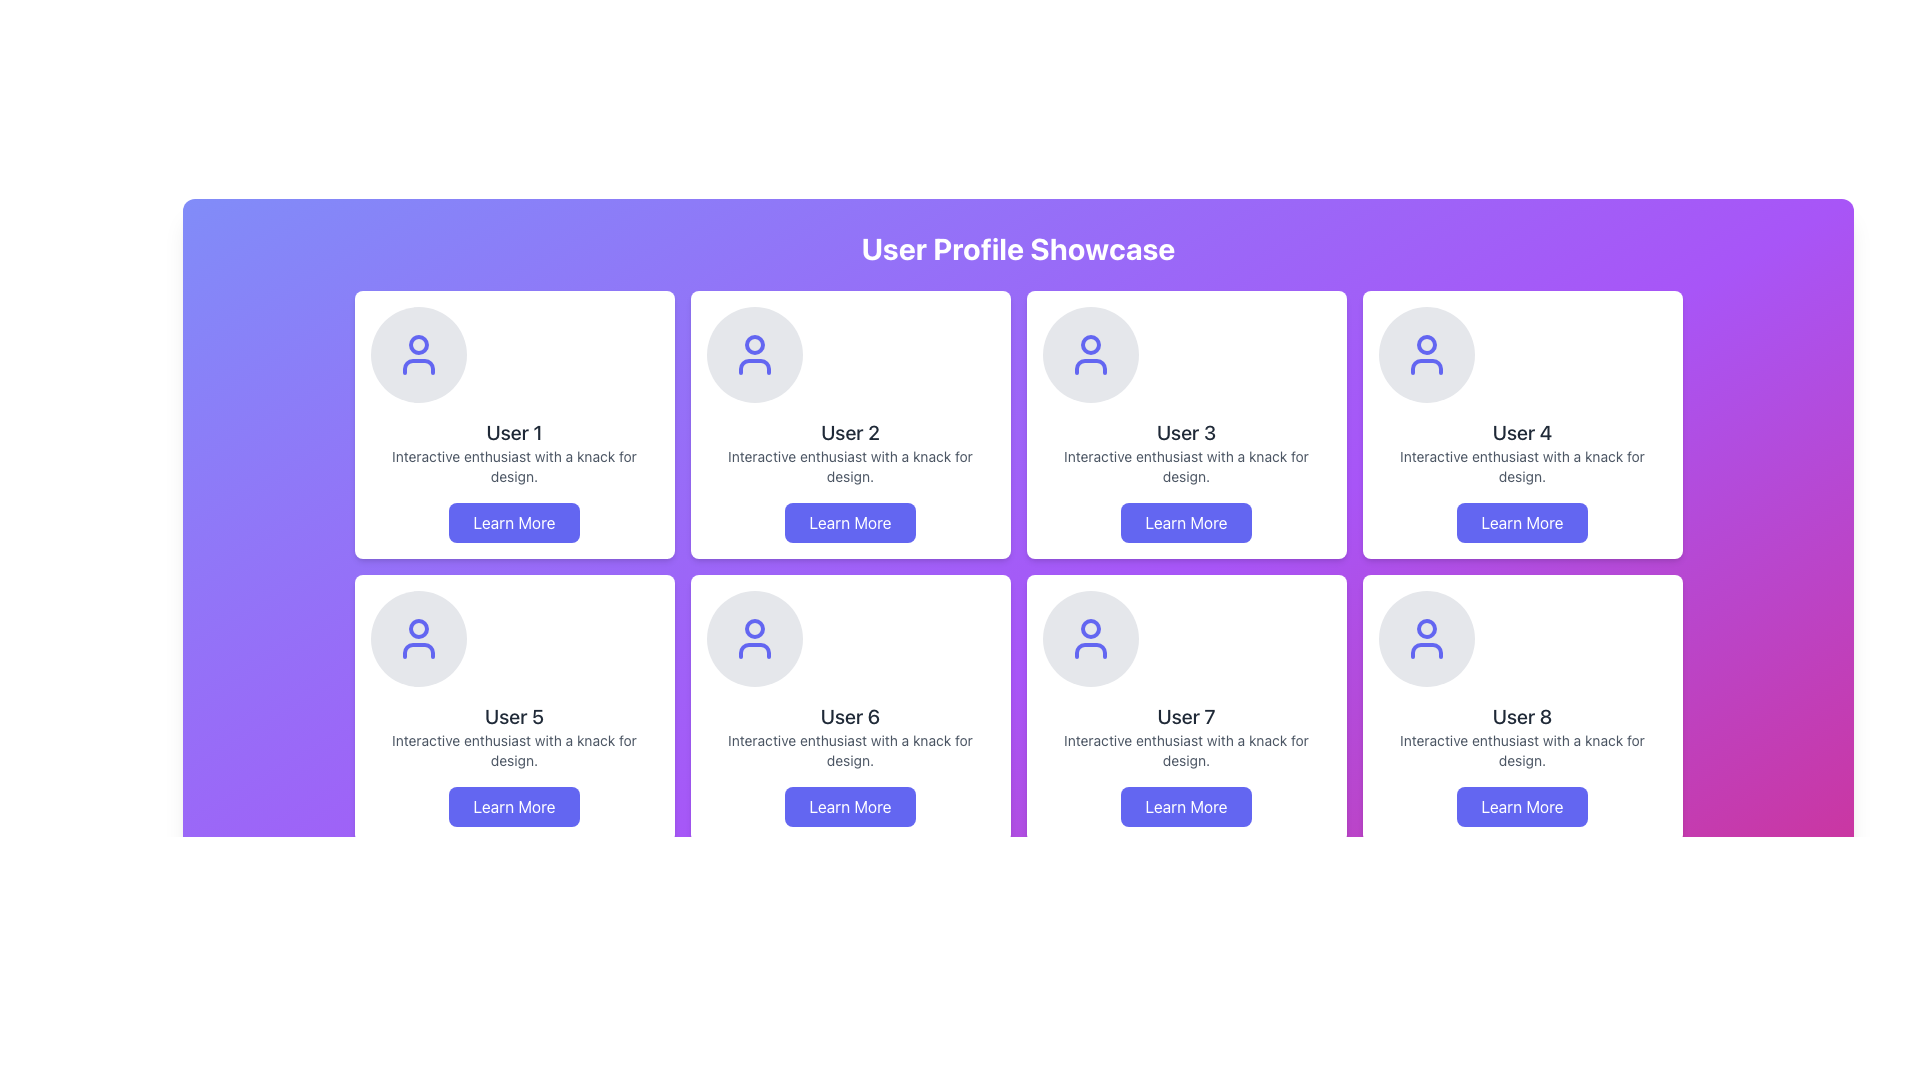  I want to click on the text element that reads 'Interactive enthusiast with a knack for design.' located in the third user profile card, positioned below 'User 3' and above the 'Learn More' button, so click(1186, 466).